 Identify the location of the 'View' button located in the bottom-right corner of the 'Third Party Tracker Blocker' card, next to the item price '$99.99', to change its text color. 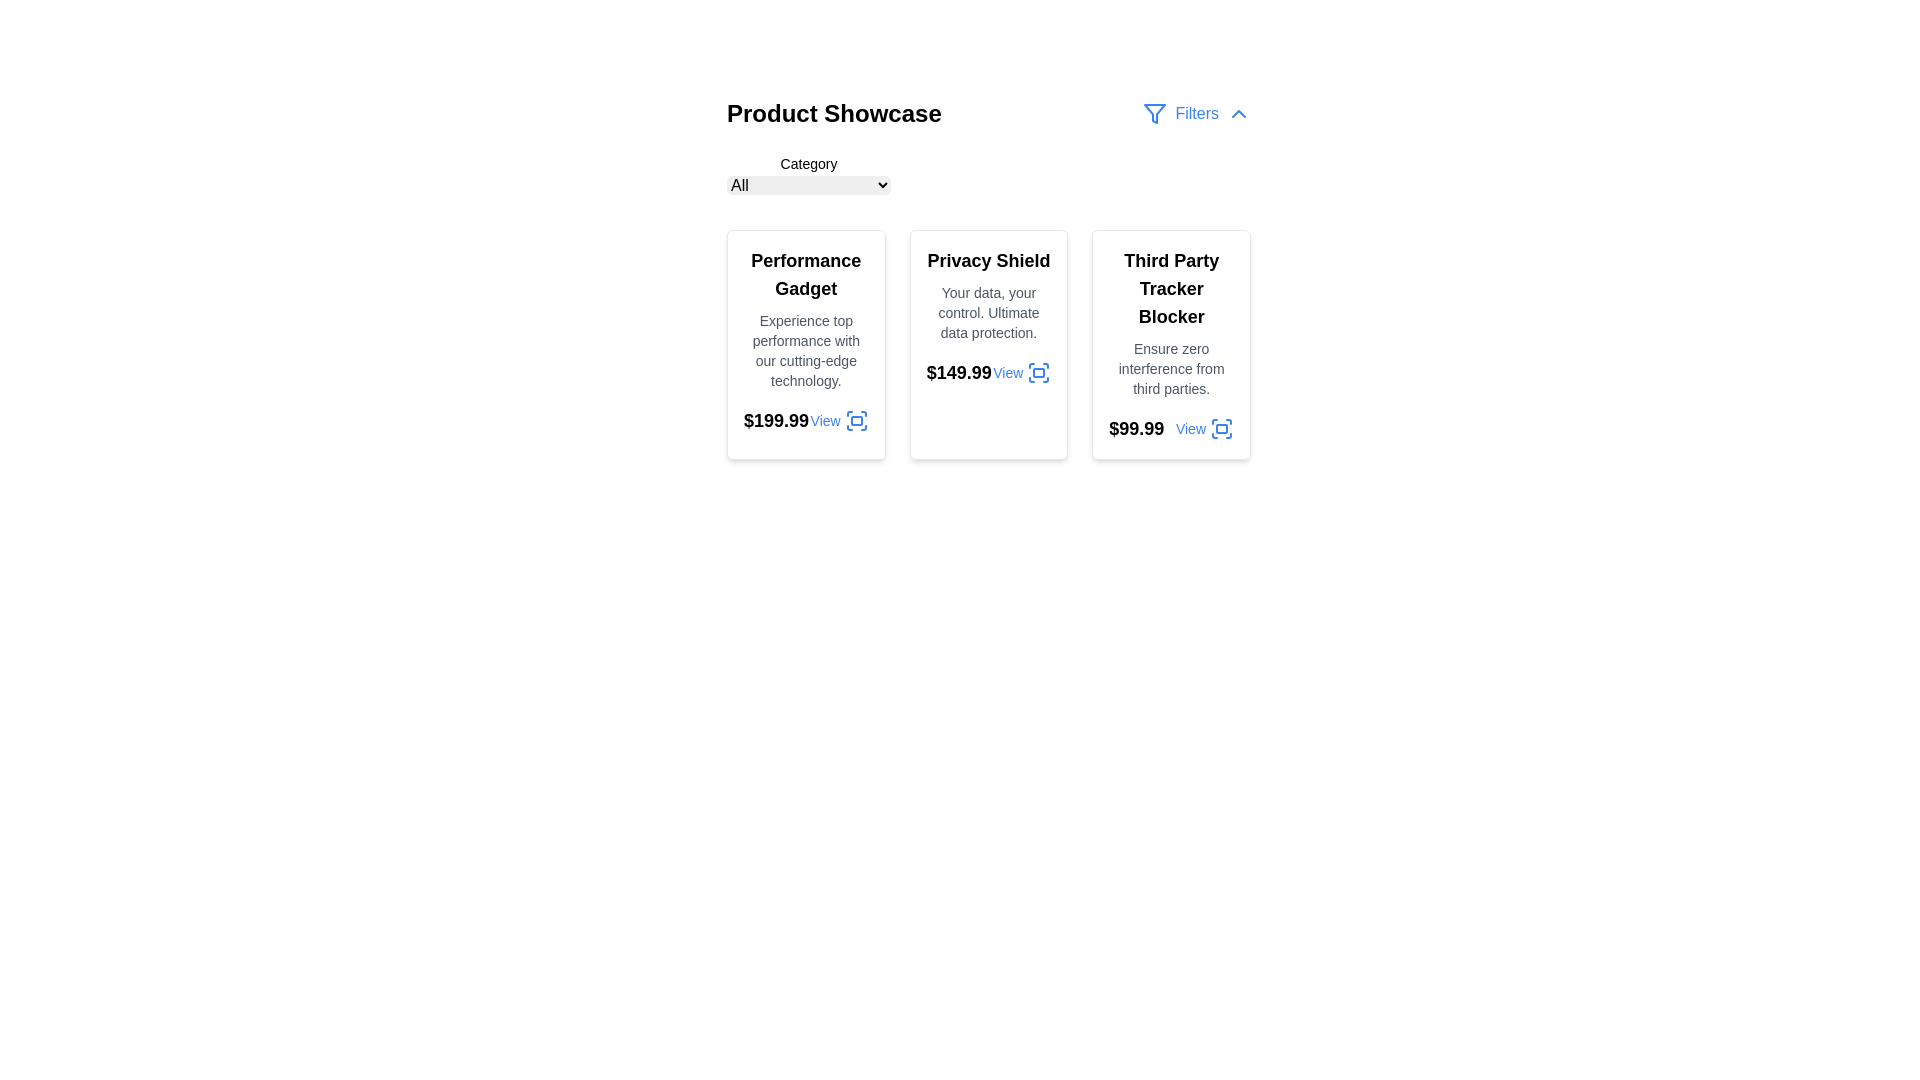
(1203, 427).